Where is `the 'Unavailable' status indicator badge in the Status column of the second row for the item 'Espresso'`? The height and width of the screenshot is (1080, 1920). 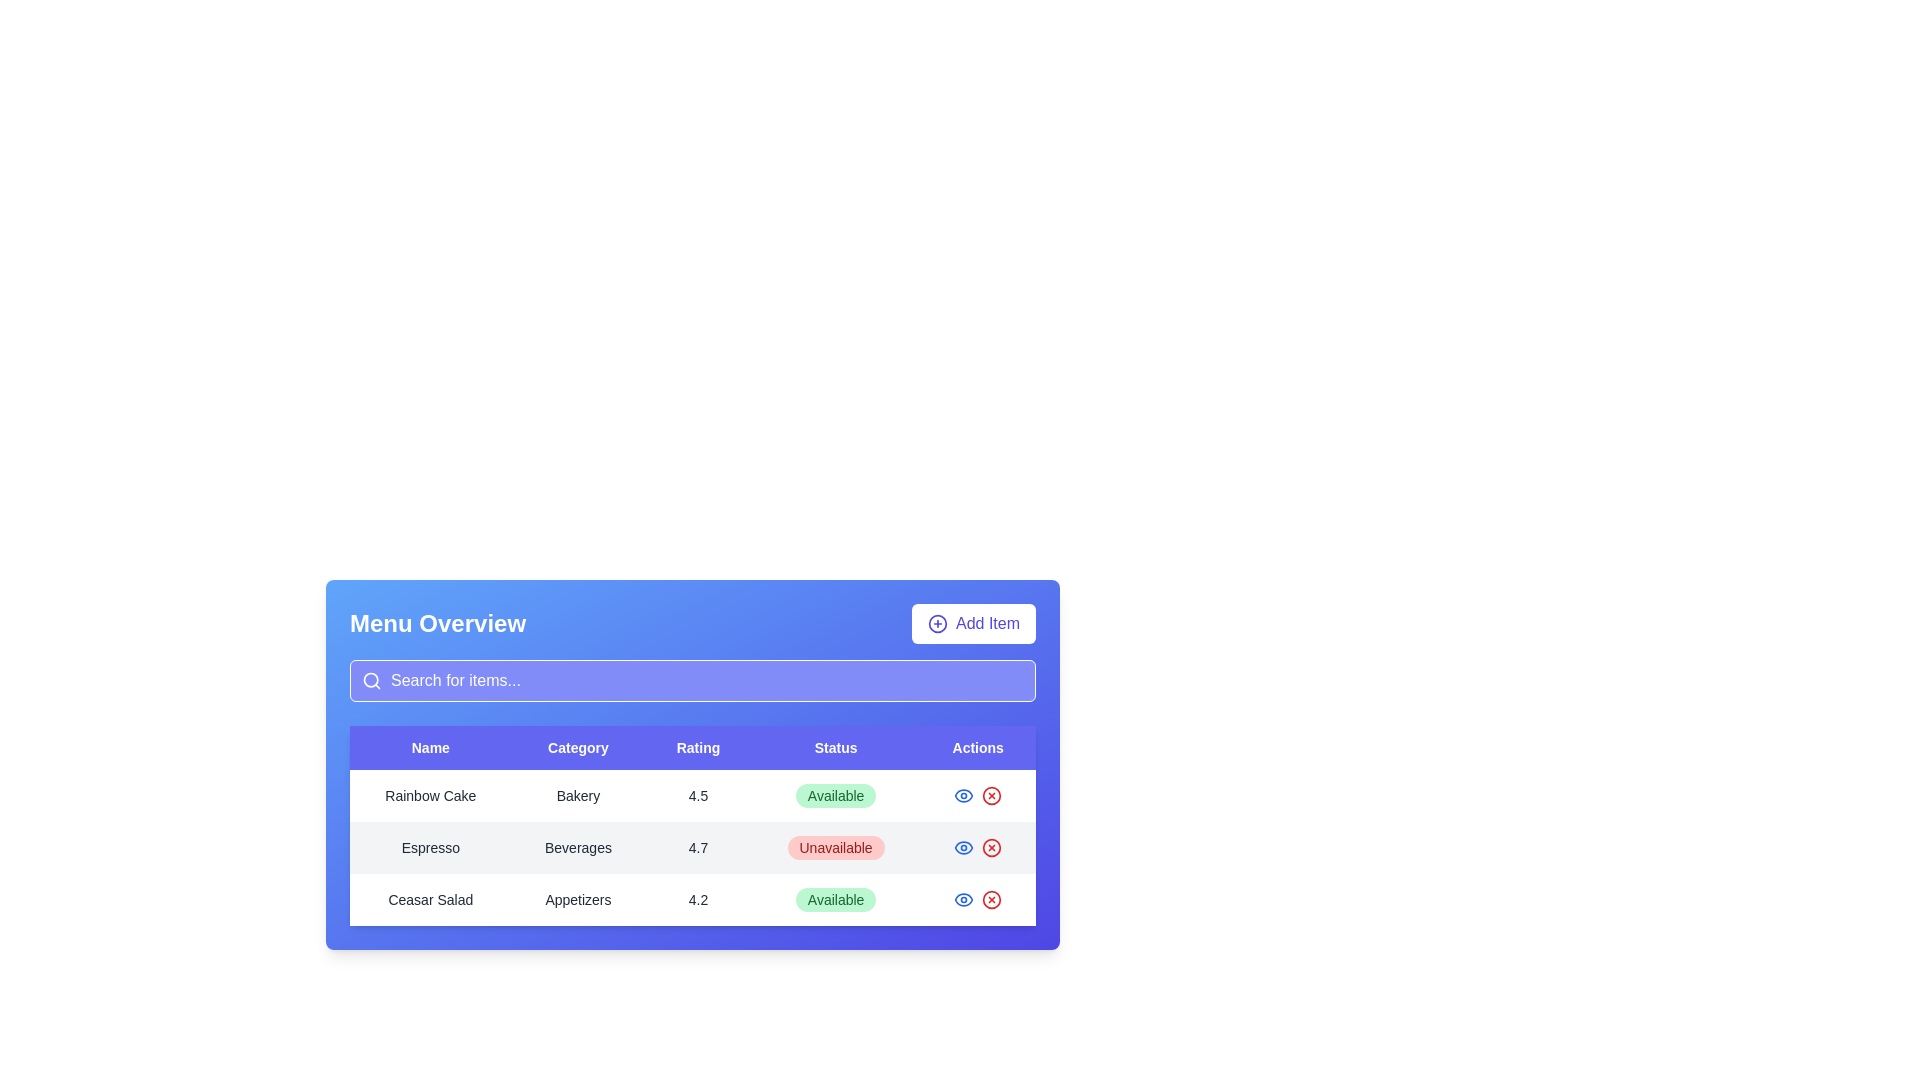 the 'Unavailable' status indicator badge in the Status column of the second row for the item 'Espresso' is located at coordinates (836, 848).